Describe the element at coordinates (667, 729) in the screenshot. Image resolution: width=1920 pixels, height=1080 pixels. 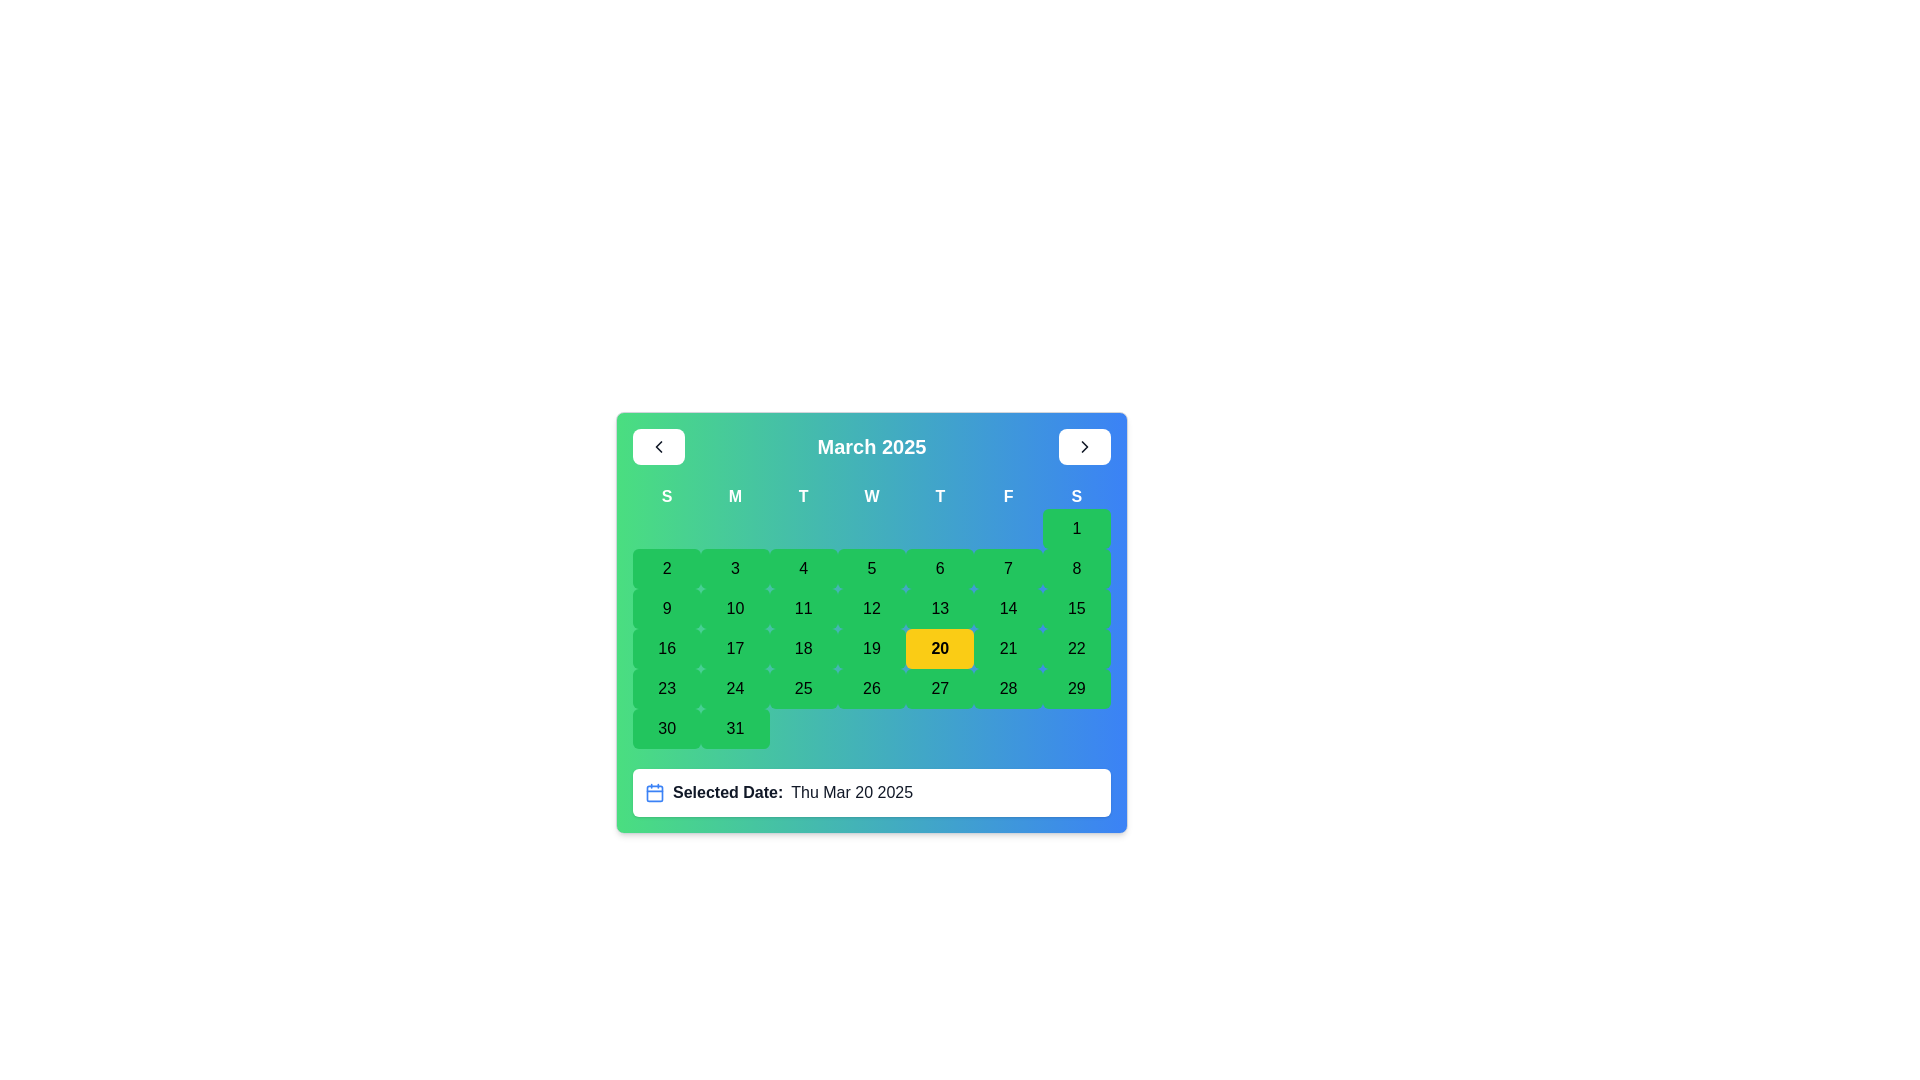
I see `the green button with rounded corners that contains the number '30' in bold black text, located in the last row of a 7-column calendar grid` at that location.